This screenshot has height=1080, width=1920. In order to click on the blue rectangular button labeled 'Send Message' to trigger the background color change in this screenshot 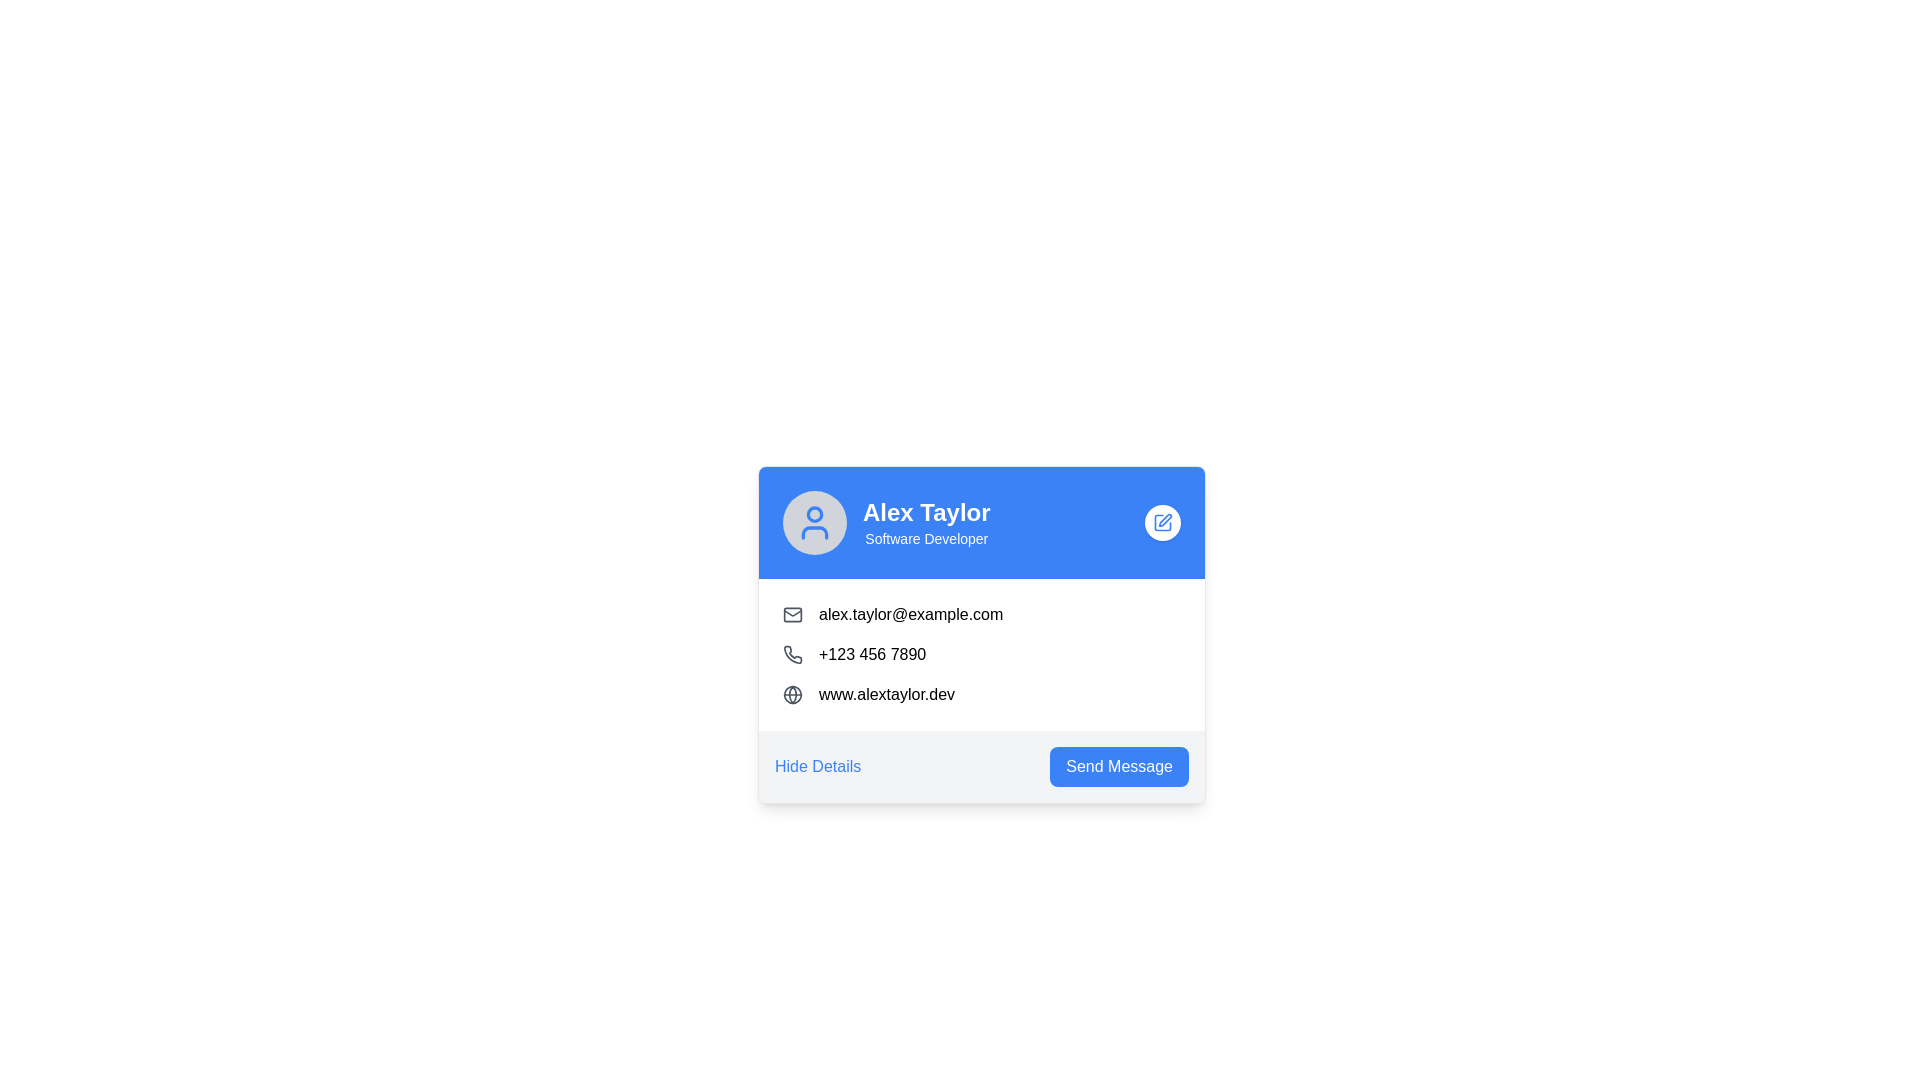, I will do `click(1118, 766)`.